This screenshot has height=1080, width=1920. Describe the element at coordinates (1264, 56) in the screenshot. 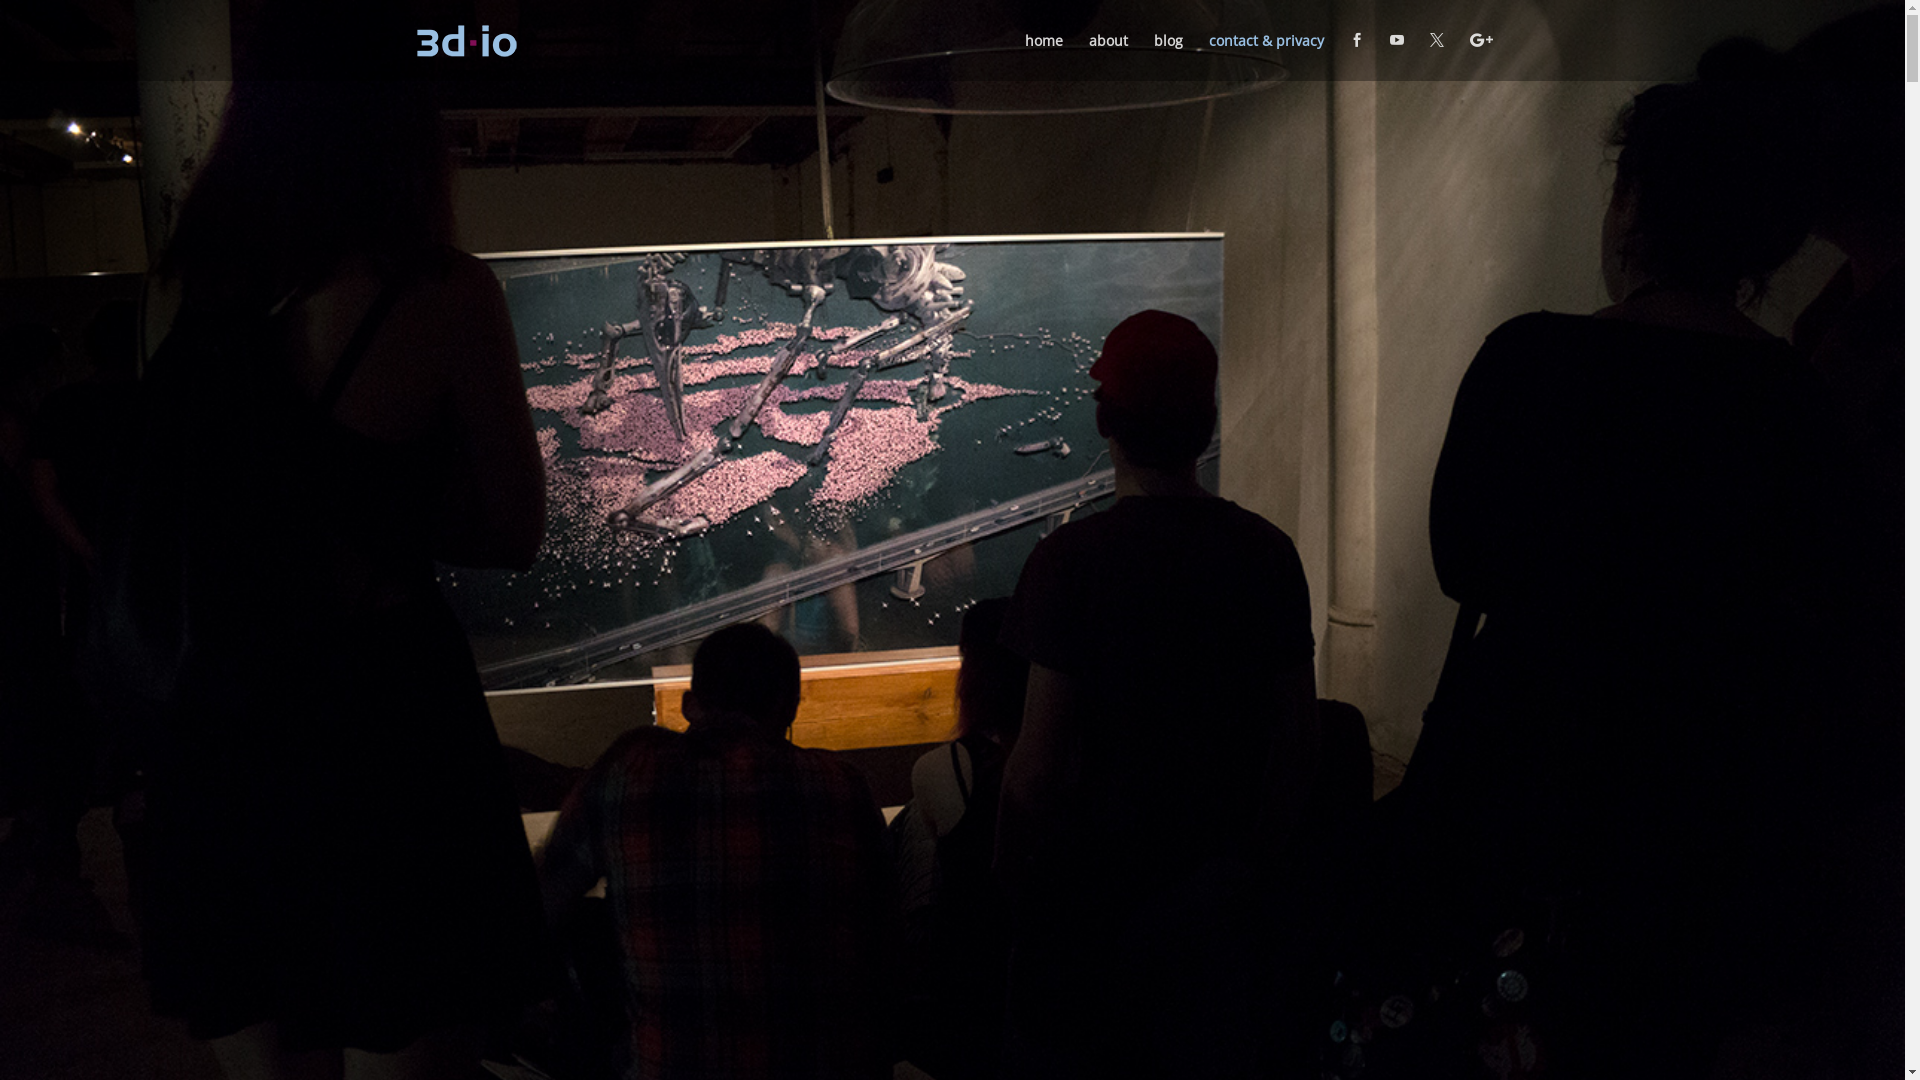

I see `'contact & privacy'` at that location.